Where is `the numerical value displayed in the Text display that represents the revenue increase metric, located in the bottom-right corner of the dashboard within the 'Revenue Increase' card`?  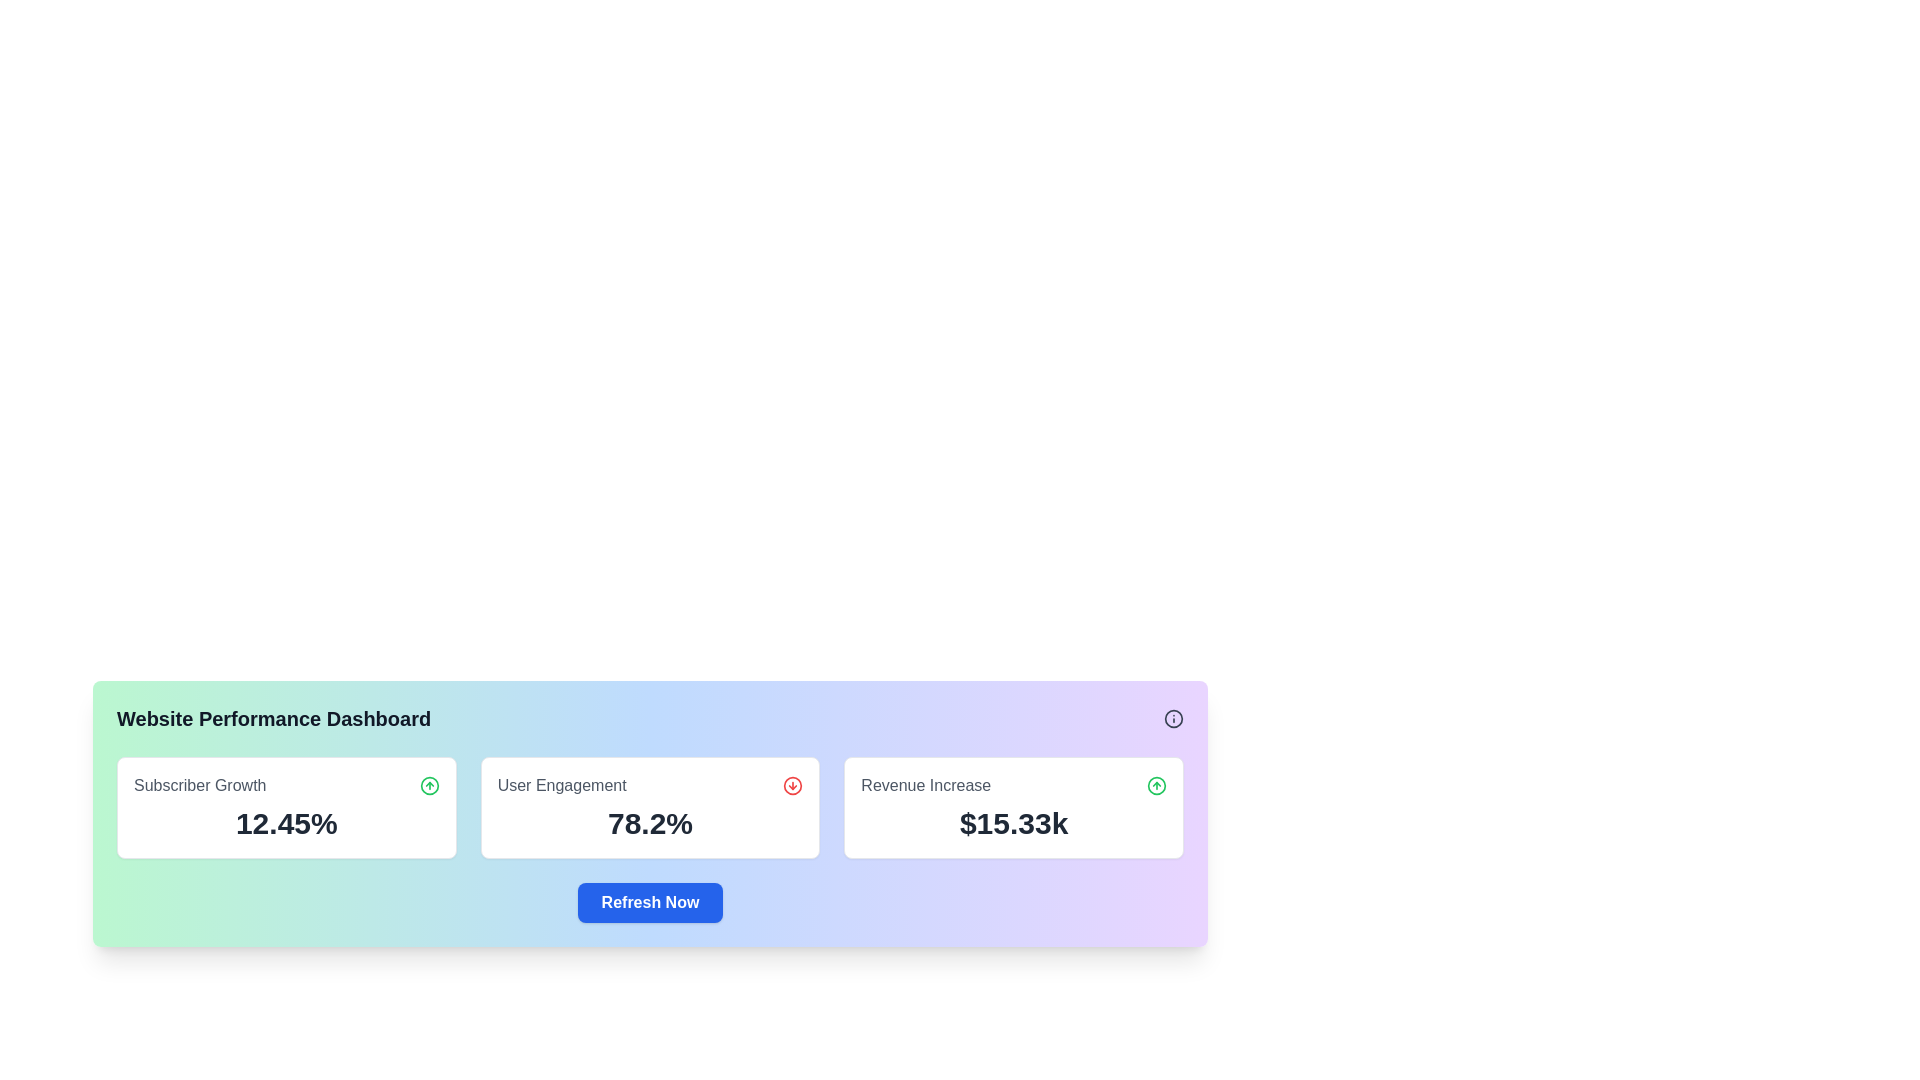 the numerical value displayed in the Text display that represents the revenue increase metric, located in the bottom-right corner of the dashboard within the 'Revenue Increase' card is located at coordinates (1014, 824).